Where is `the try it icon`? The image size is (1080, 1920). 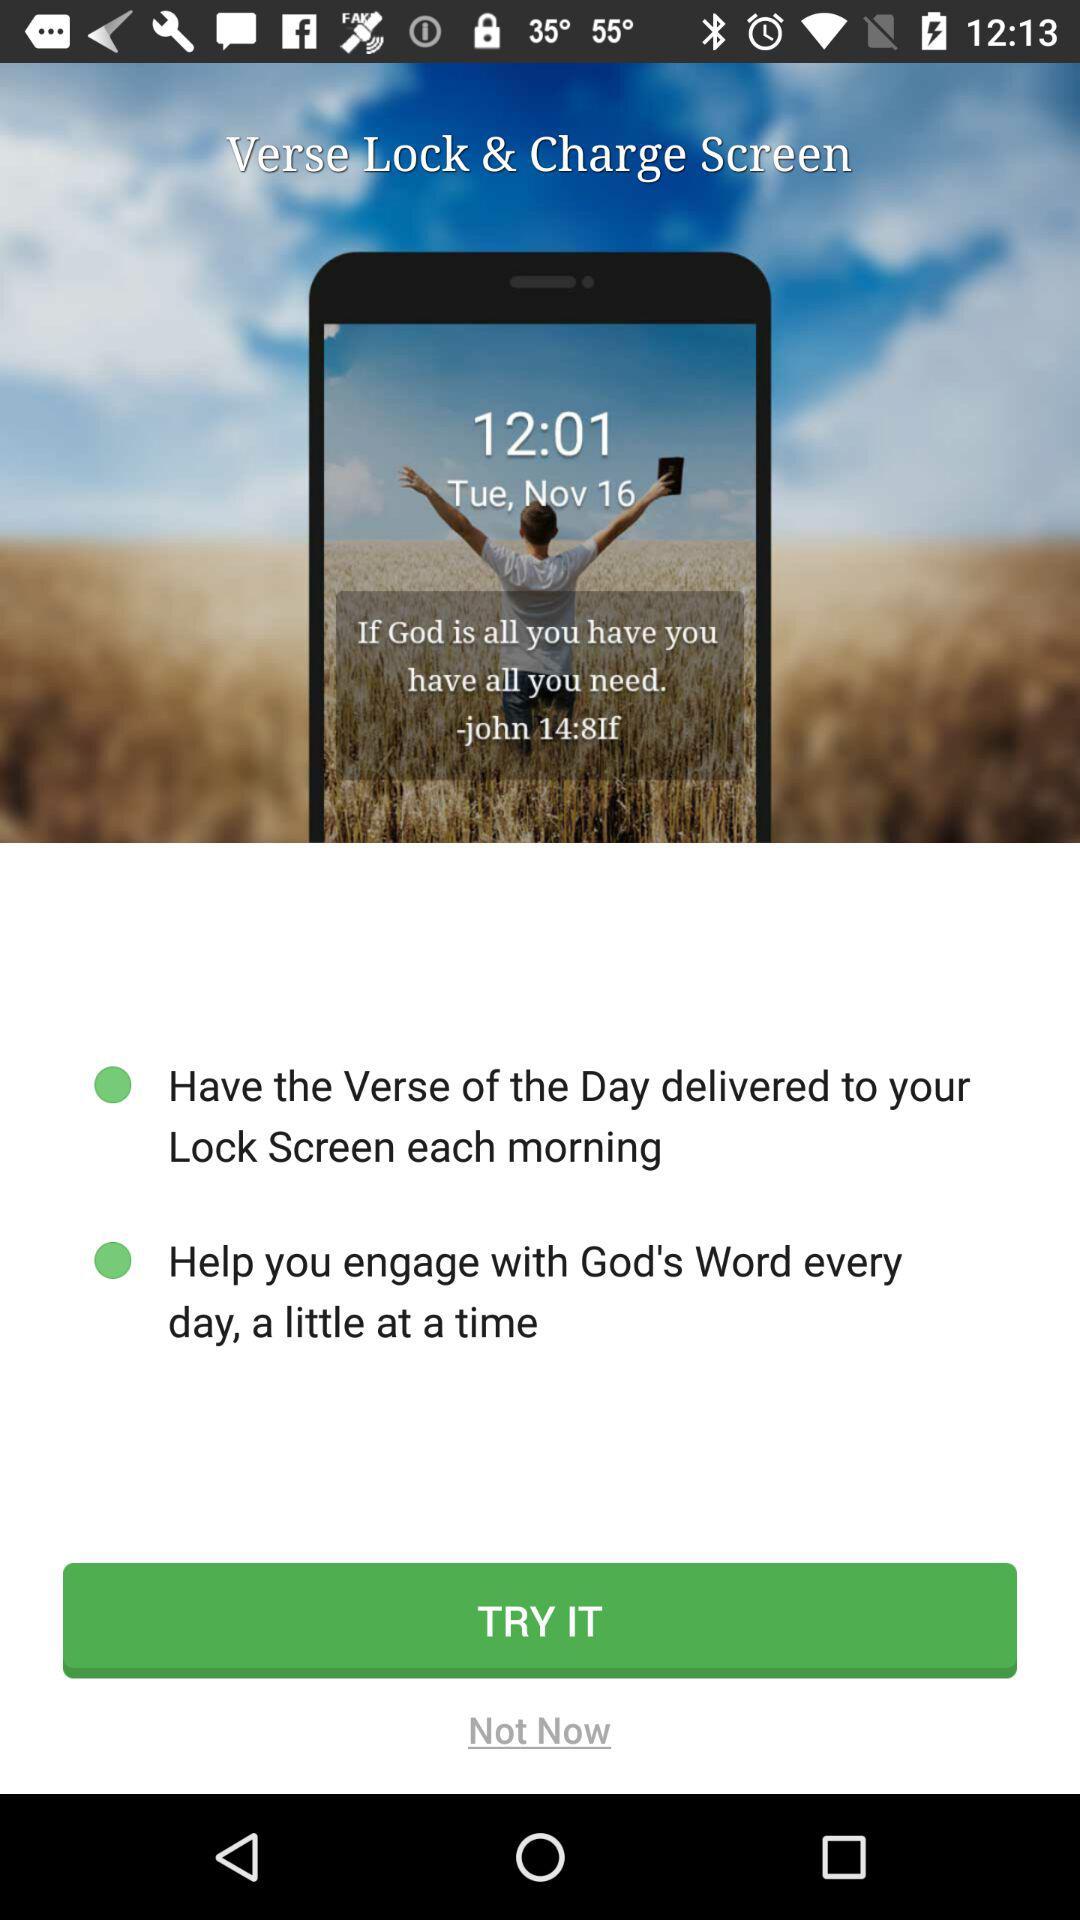
the try it icon is located at coordinates (540, 1620).